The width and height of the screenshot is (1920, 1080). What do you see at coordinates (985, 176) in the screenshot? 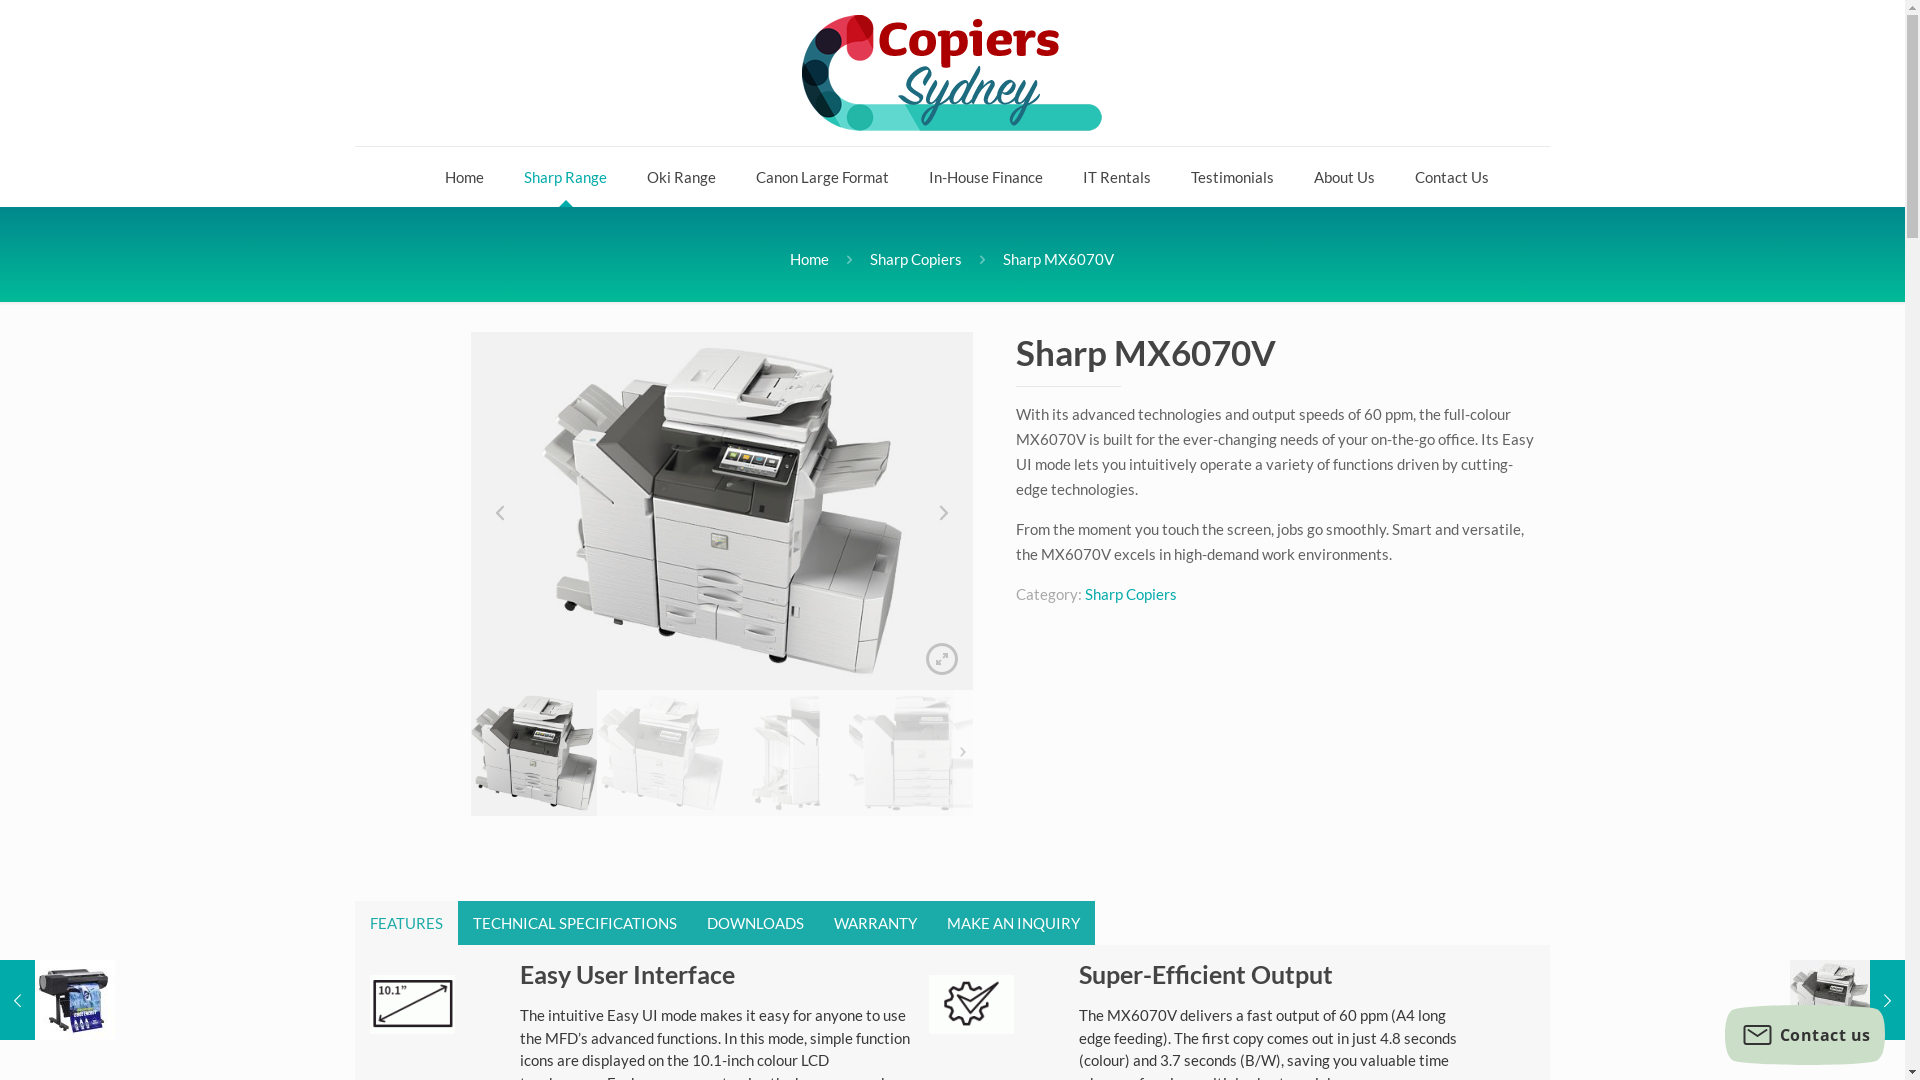
I see `'In-House Finance'` at bounding box center [985, 176].